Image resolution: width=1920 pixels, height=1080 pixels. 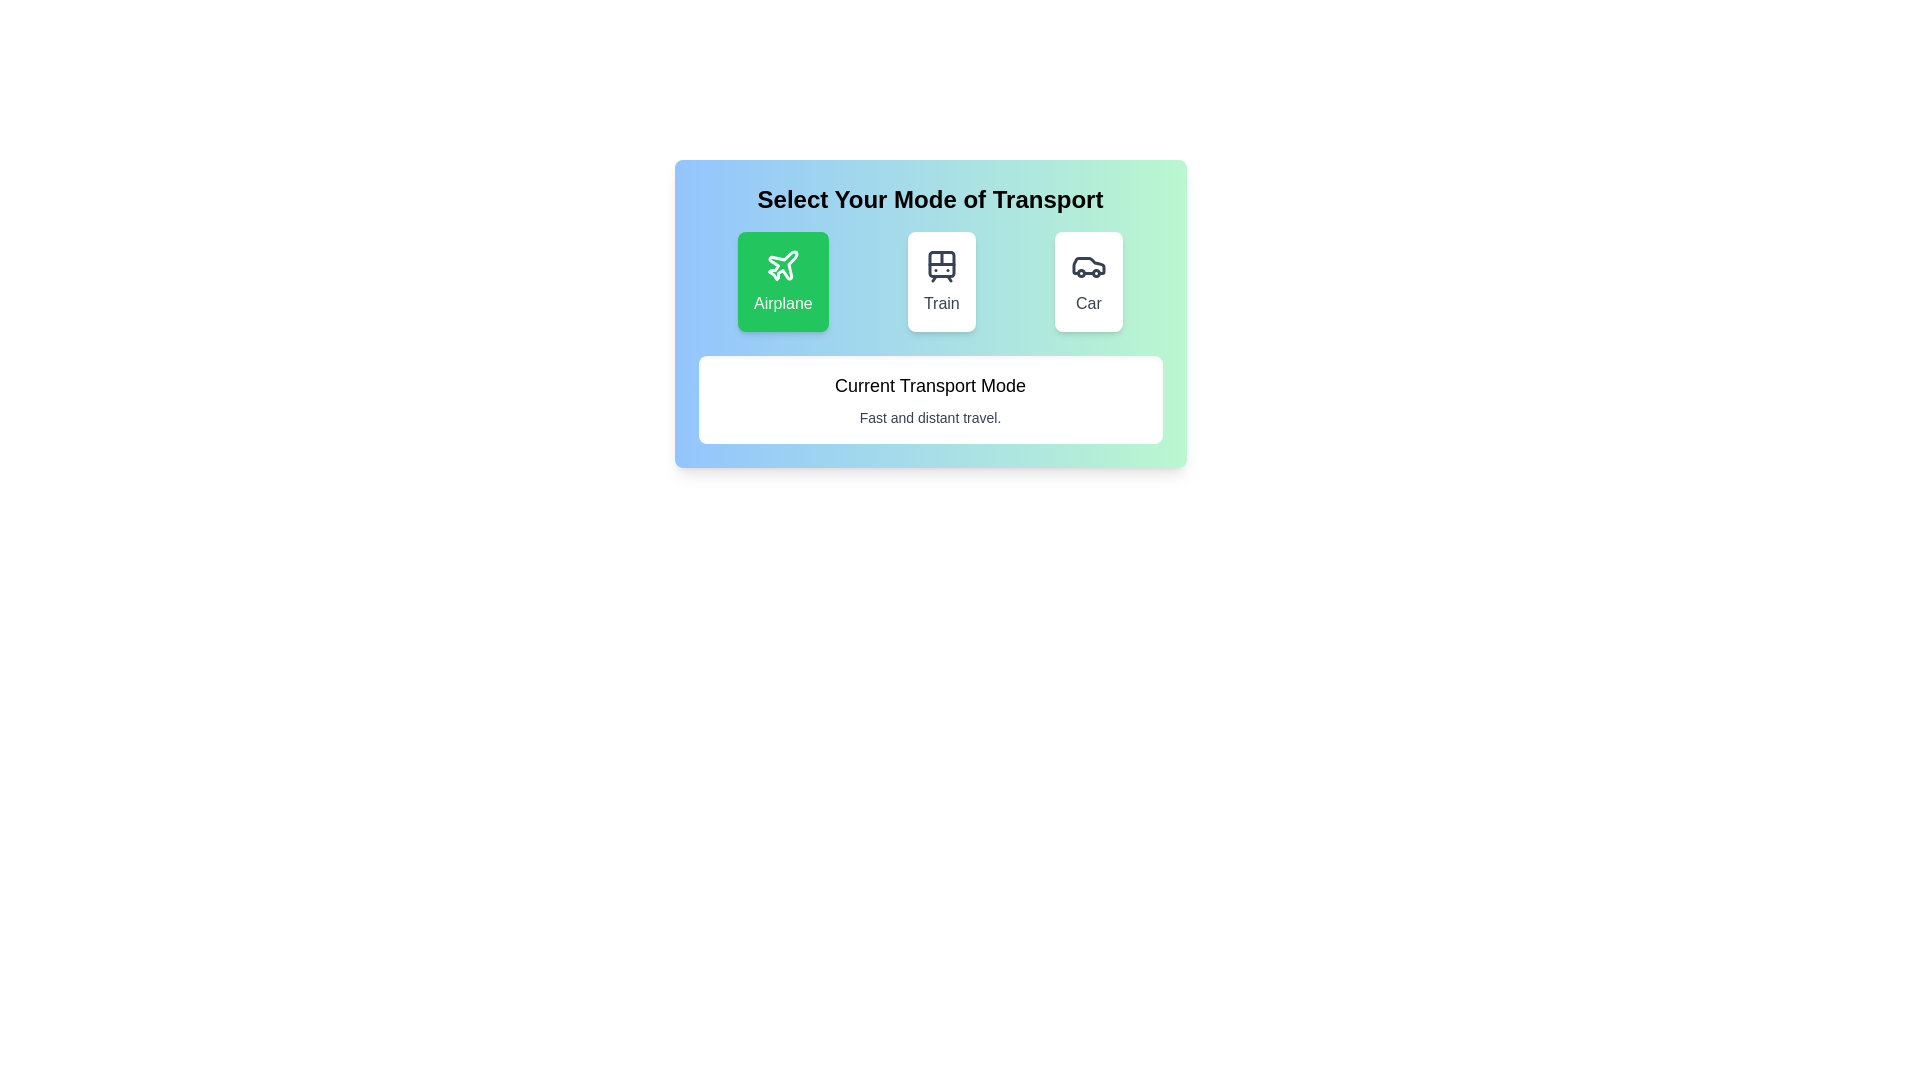 What do you see at coordinates (782, 281) in the screenshot?
I see `the transportation mode by clicking on the corresponding button for Airplane` at bounding box center [782, 281].